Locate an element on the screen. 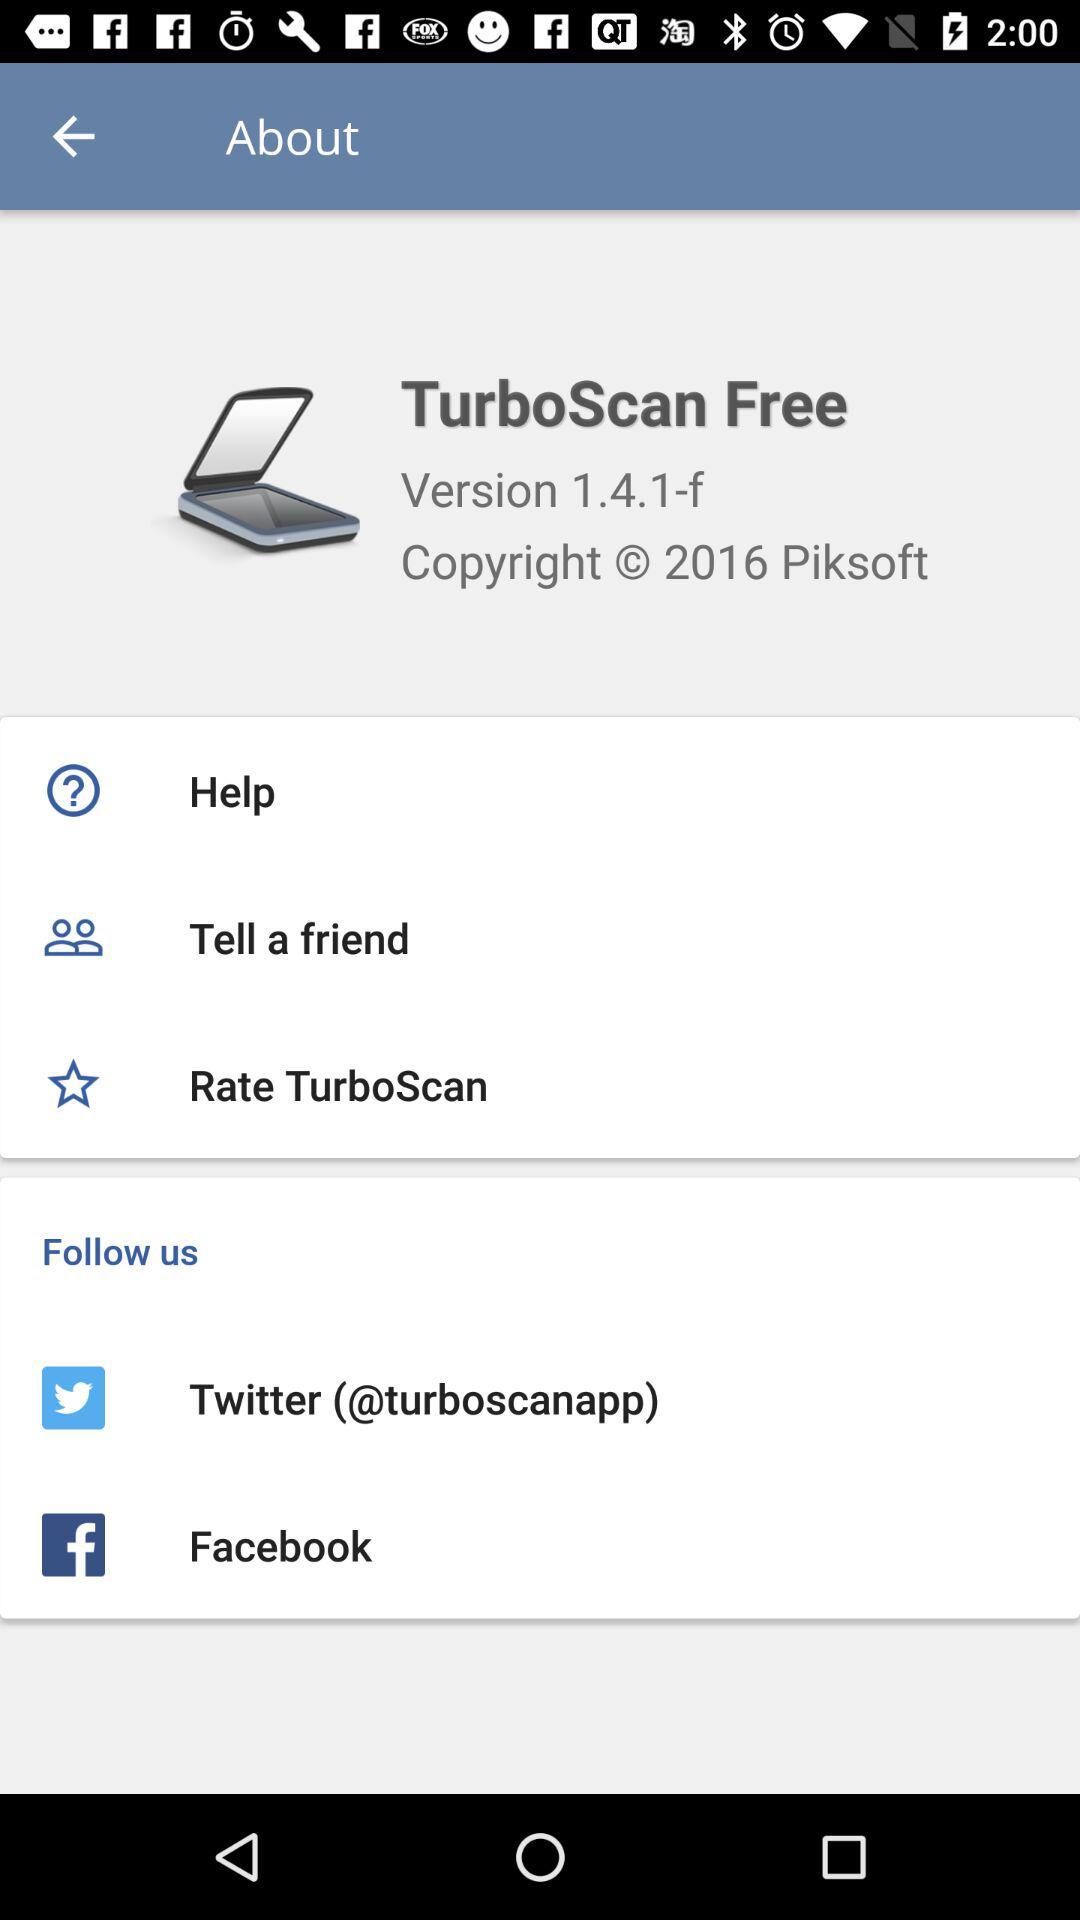 Image resolution: width=1080 pixels, height=1920 pixels. item to the left of the about is located at coordinates (72, 135).